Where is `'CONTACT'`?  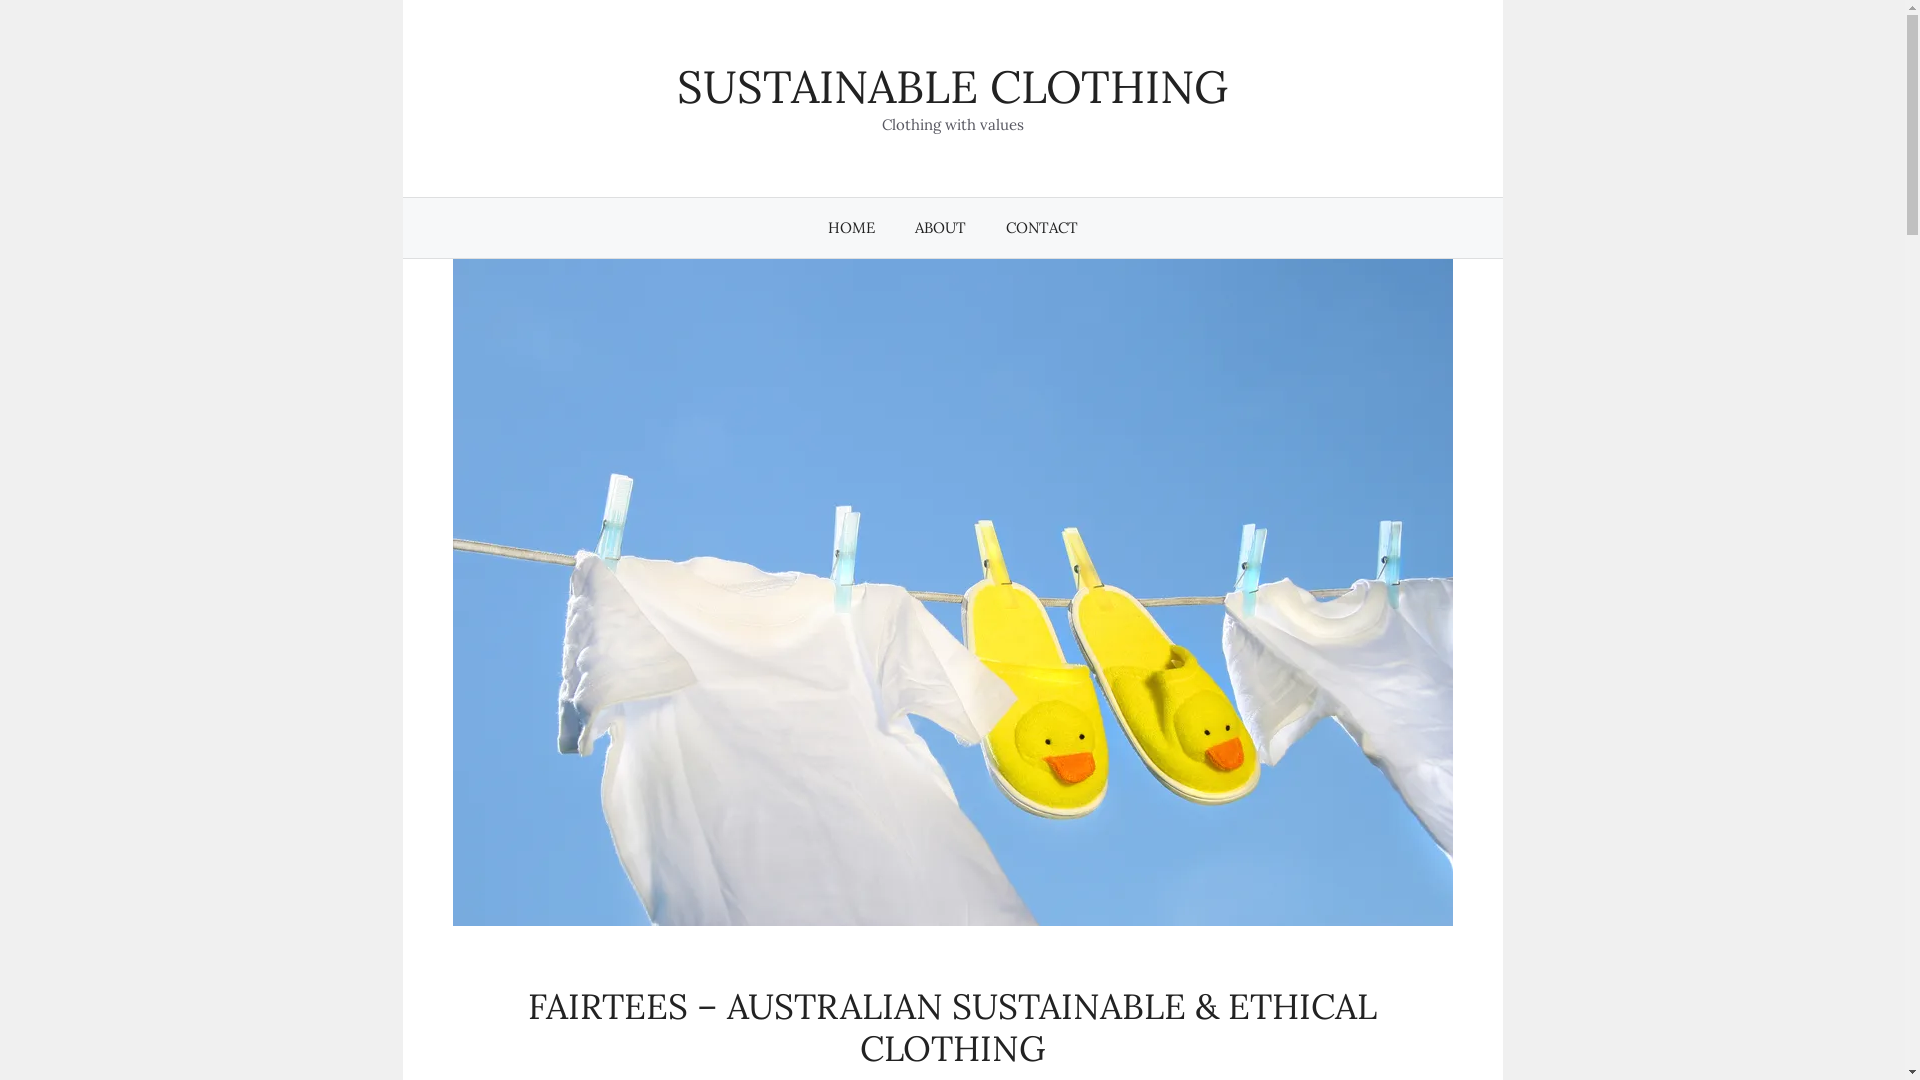 'CONTACT' is located at coordinates (1040, 226).